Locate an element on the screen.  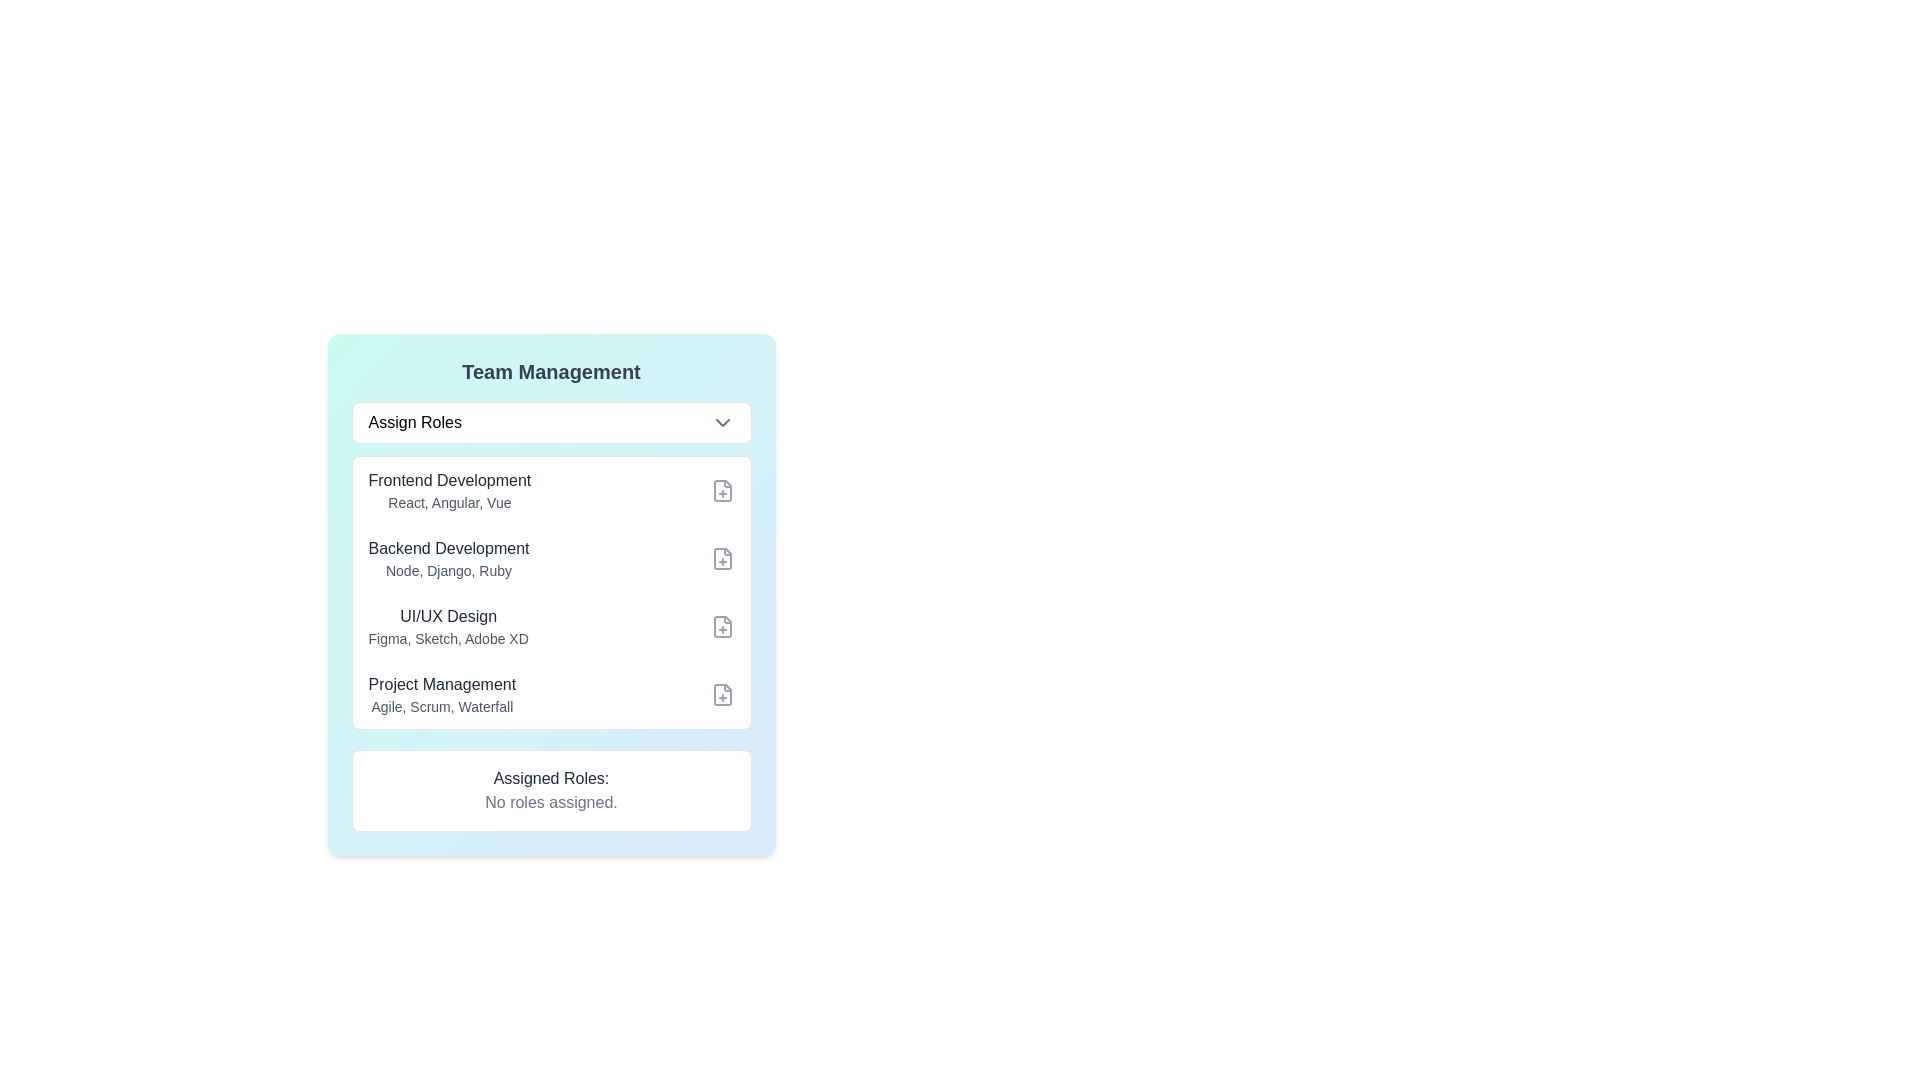
the 'Backend Development' list item in the 'Team Management' section is located at coordinates (447, 559).